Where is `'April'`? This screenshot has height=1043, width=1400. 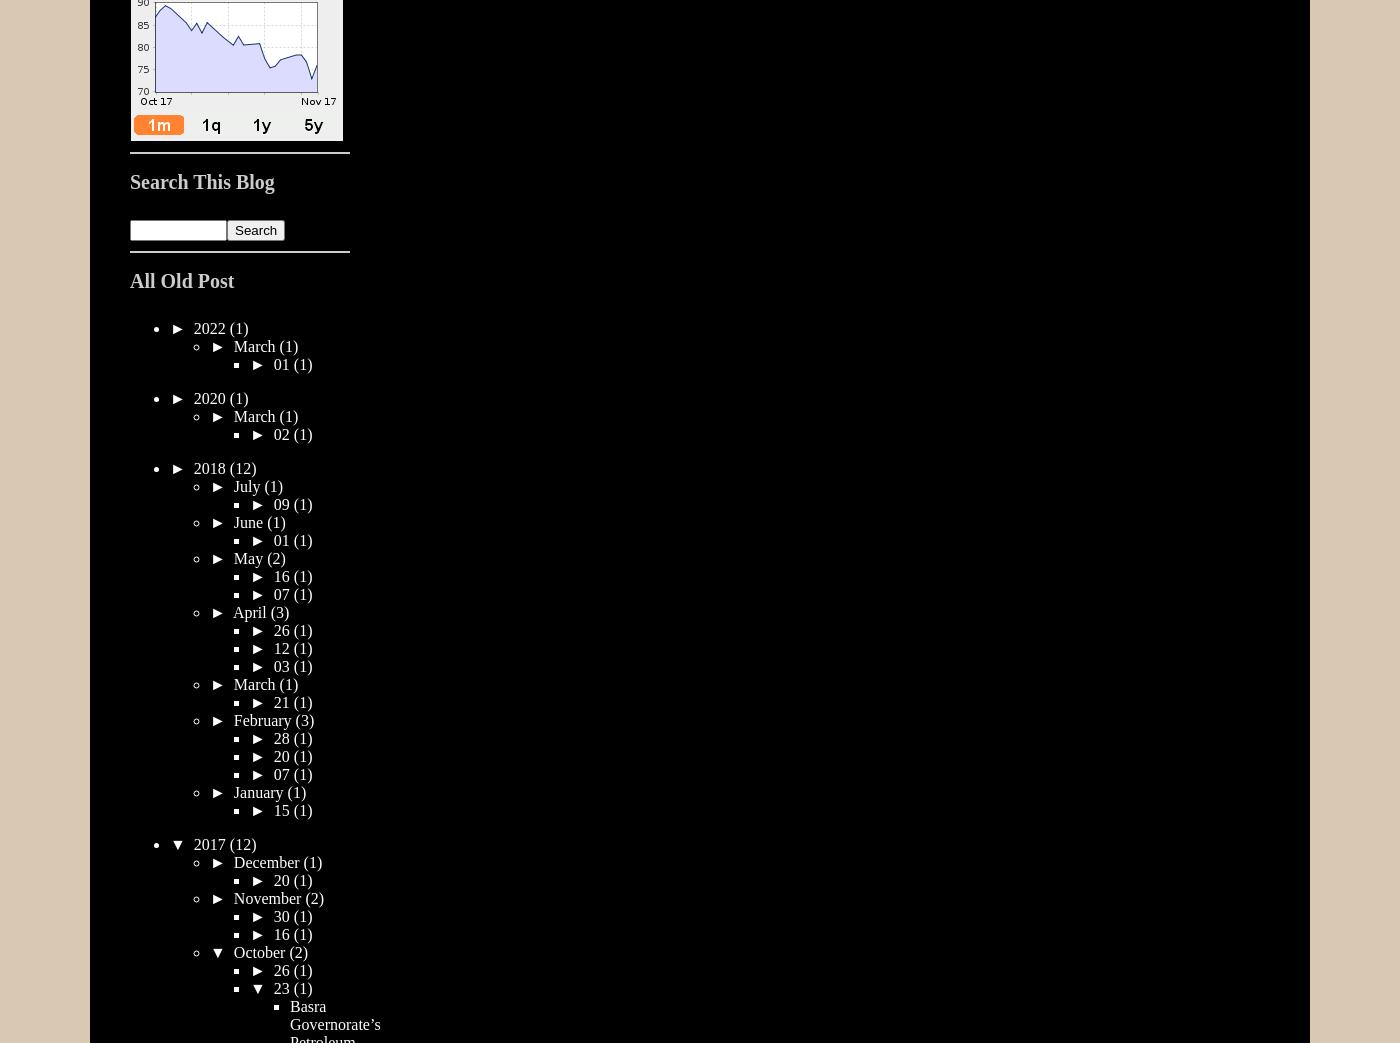 'April' is located at coordinates (251, 610).